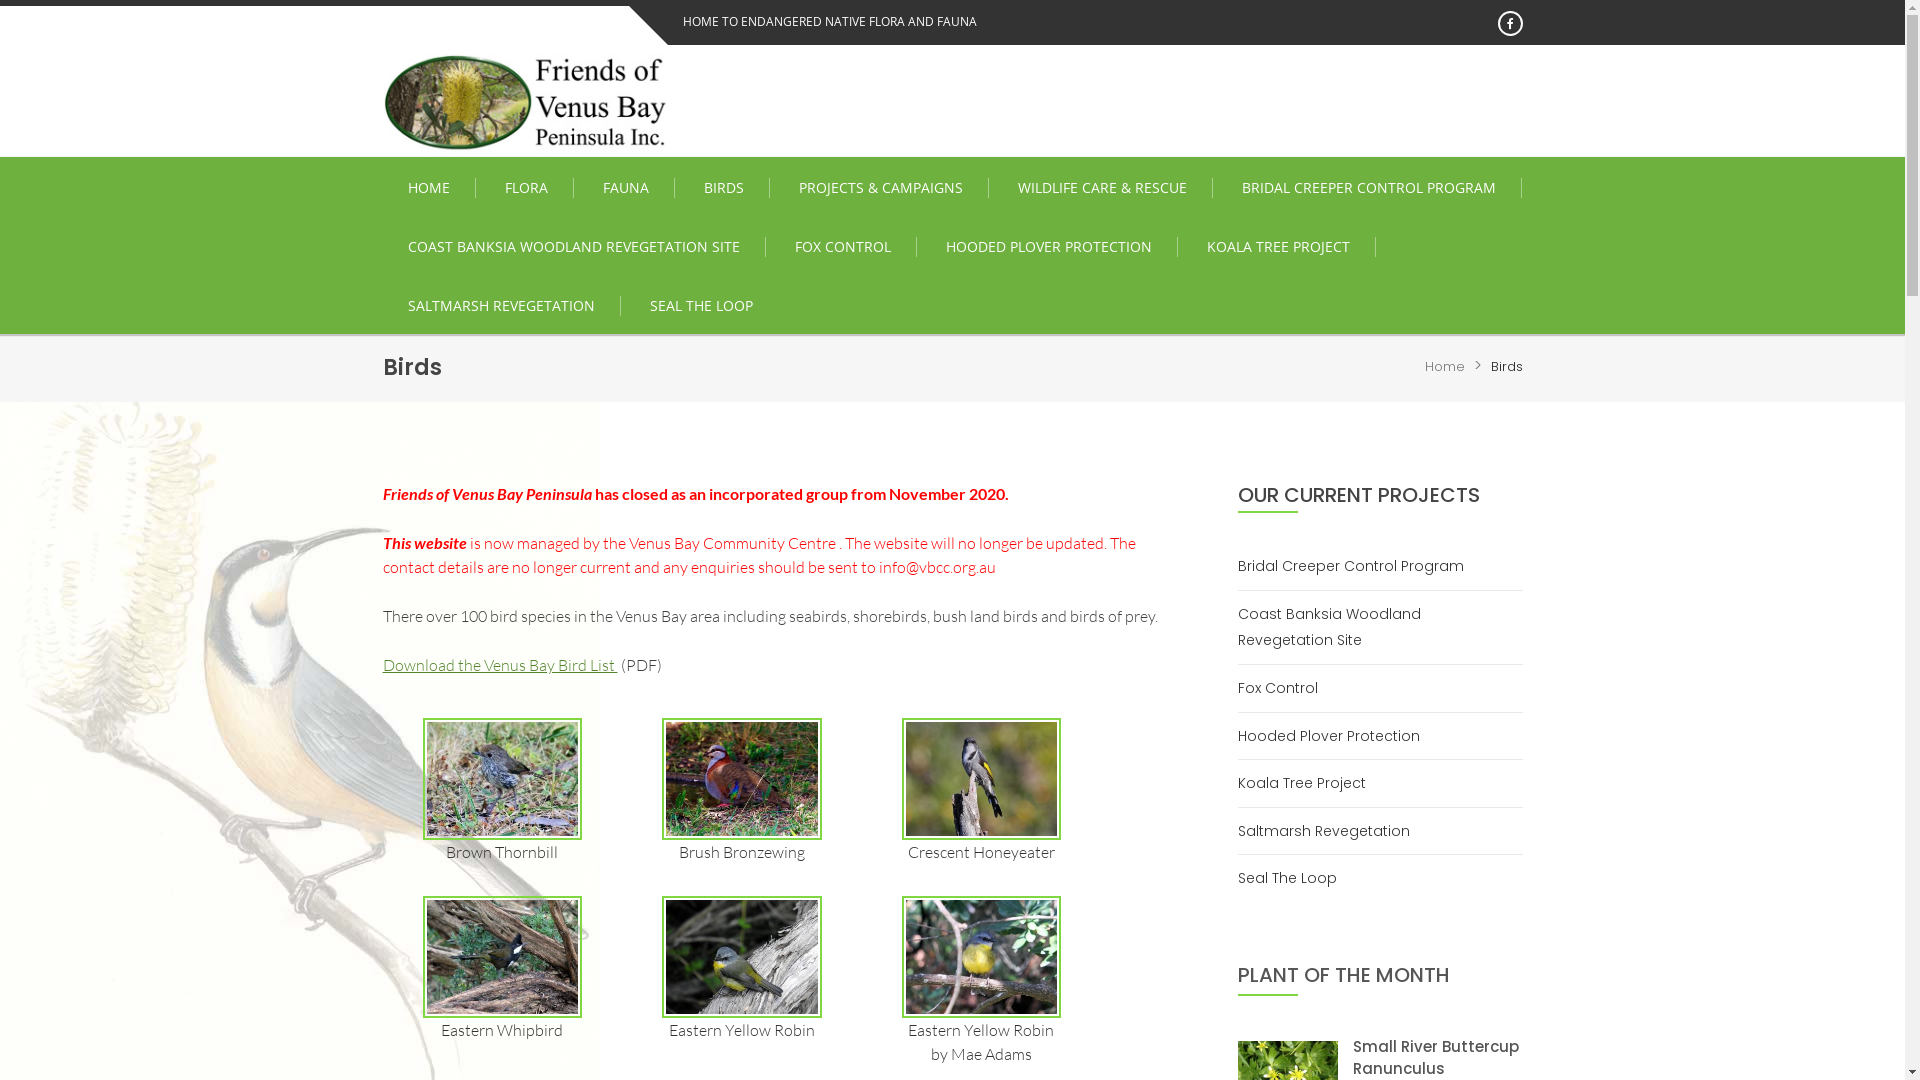 This screenshot has height=1080, width=1920. What do you see at coordinates (880, 188) in the screenshot?
I see `'PROJECTS & CAMPAIGNS'` at bounding box center [880, 188].